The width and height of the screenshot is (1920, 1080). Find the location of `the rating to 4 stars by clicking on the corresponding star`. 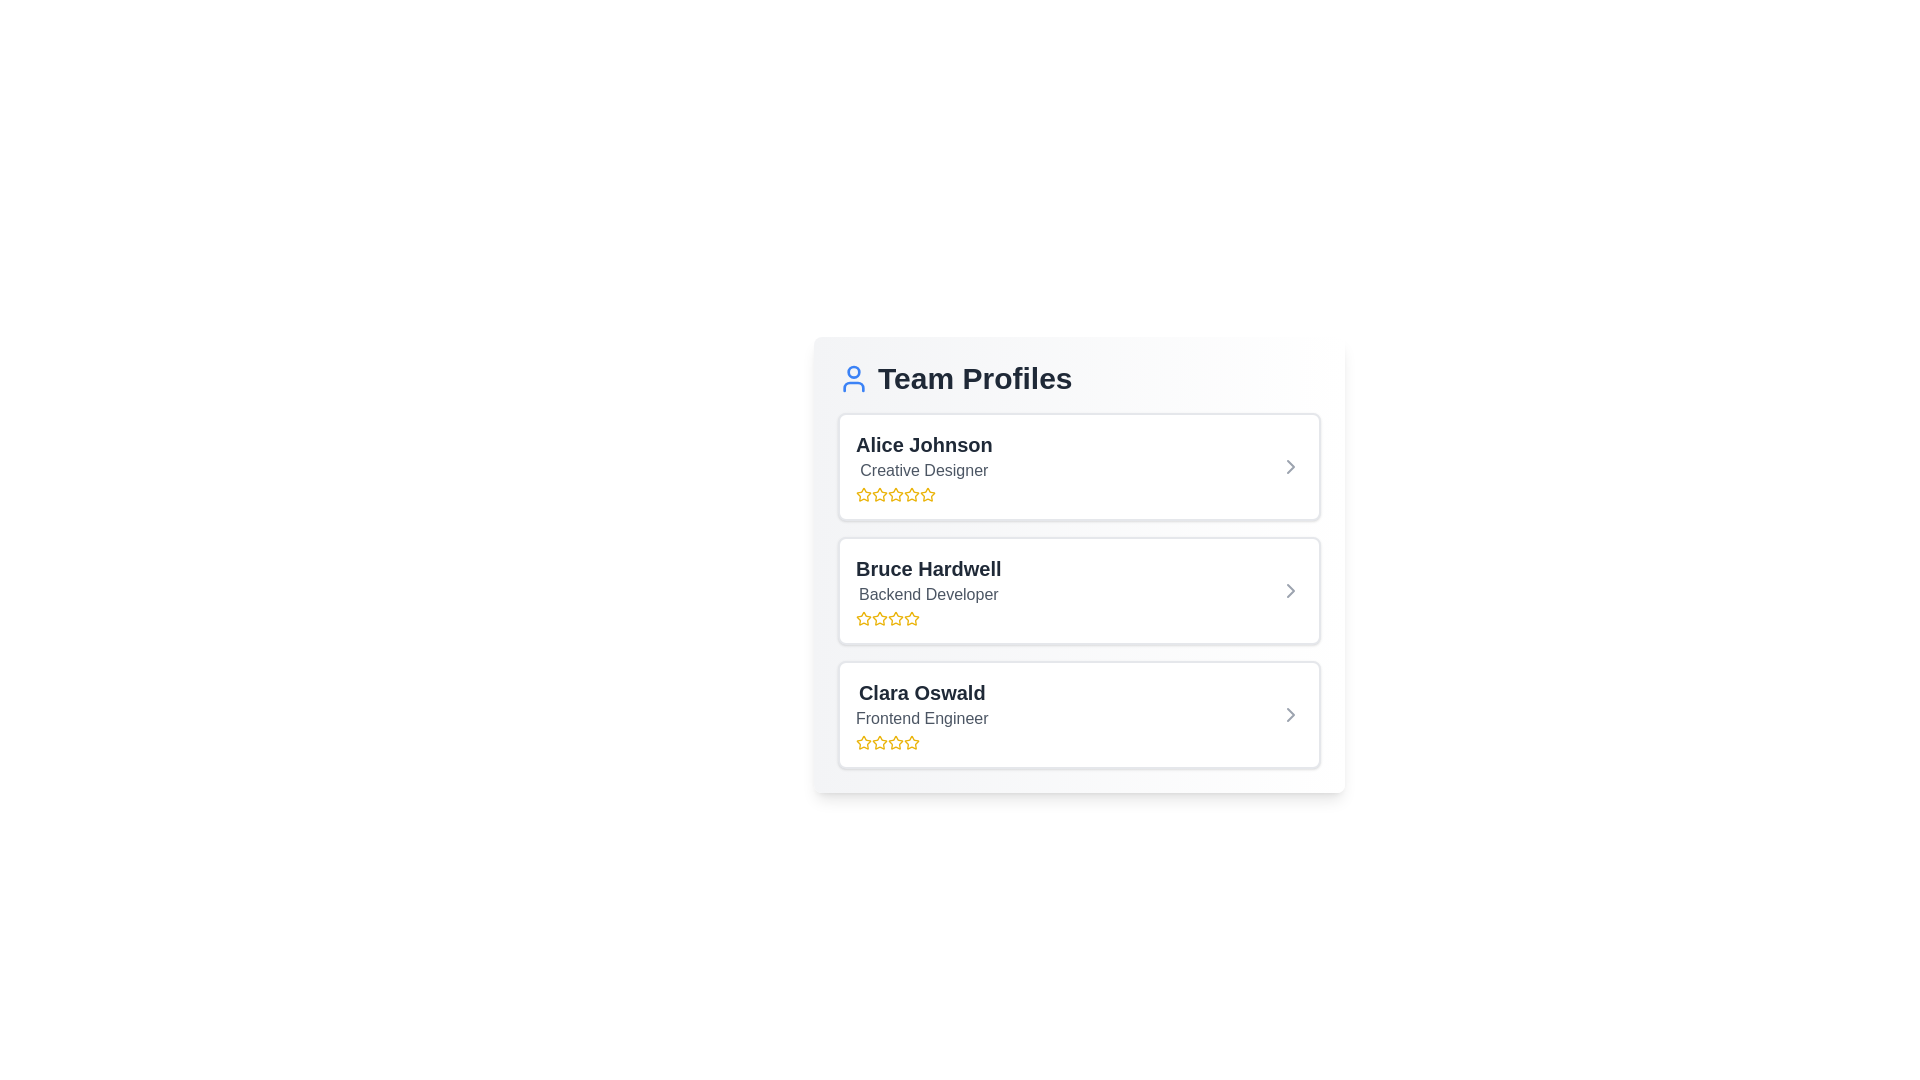

the rating to 4 stars by clicking on the corresponding star is located at coordinates (911, 494).